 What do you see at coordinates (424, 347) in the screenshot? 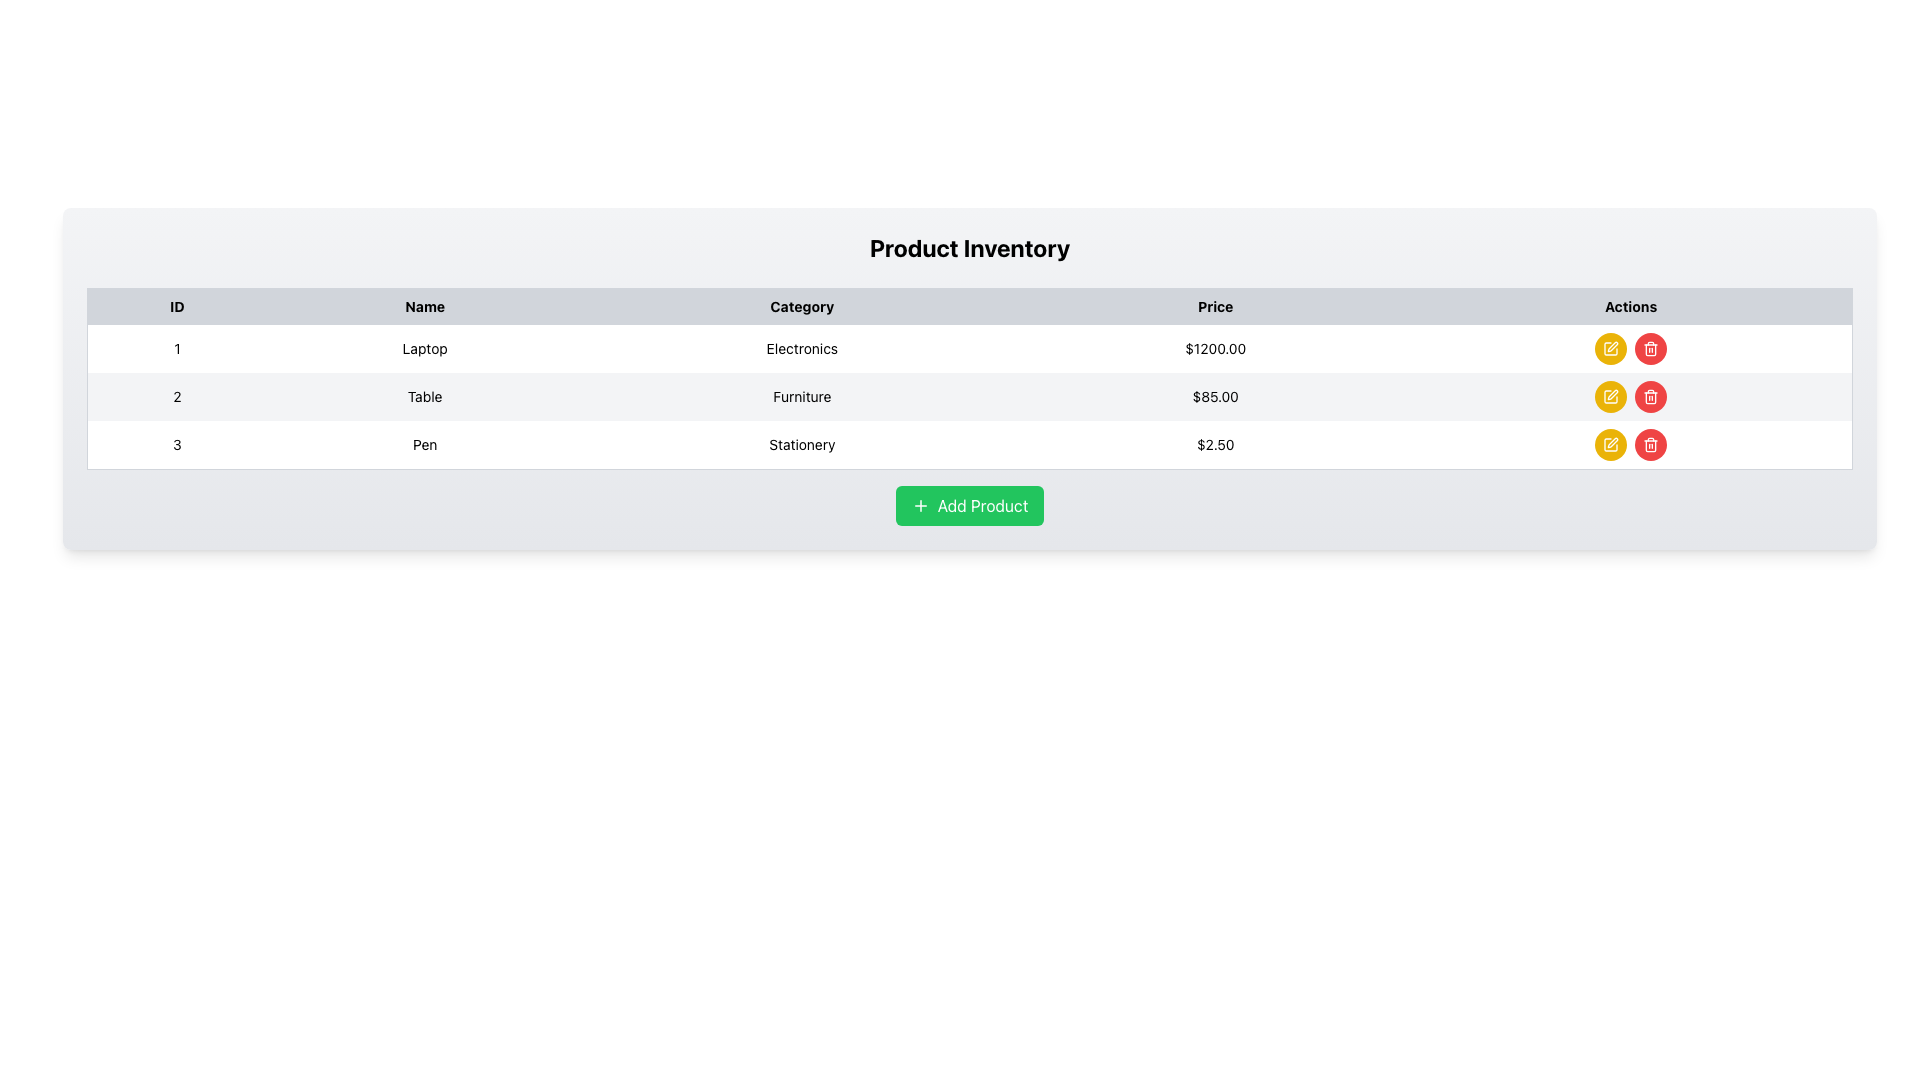
I see `on the text display labeled 'Laptop' in the first row, second column of the product inventory table` at bounding box center [424, 347].